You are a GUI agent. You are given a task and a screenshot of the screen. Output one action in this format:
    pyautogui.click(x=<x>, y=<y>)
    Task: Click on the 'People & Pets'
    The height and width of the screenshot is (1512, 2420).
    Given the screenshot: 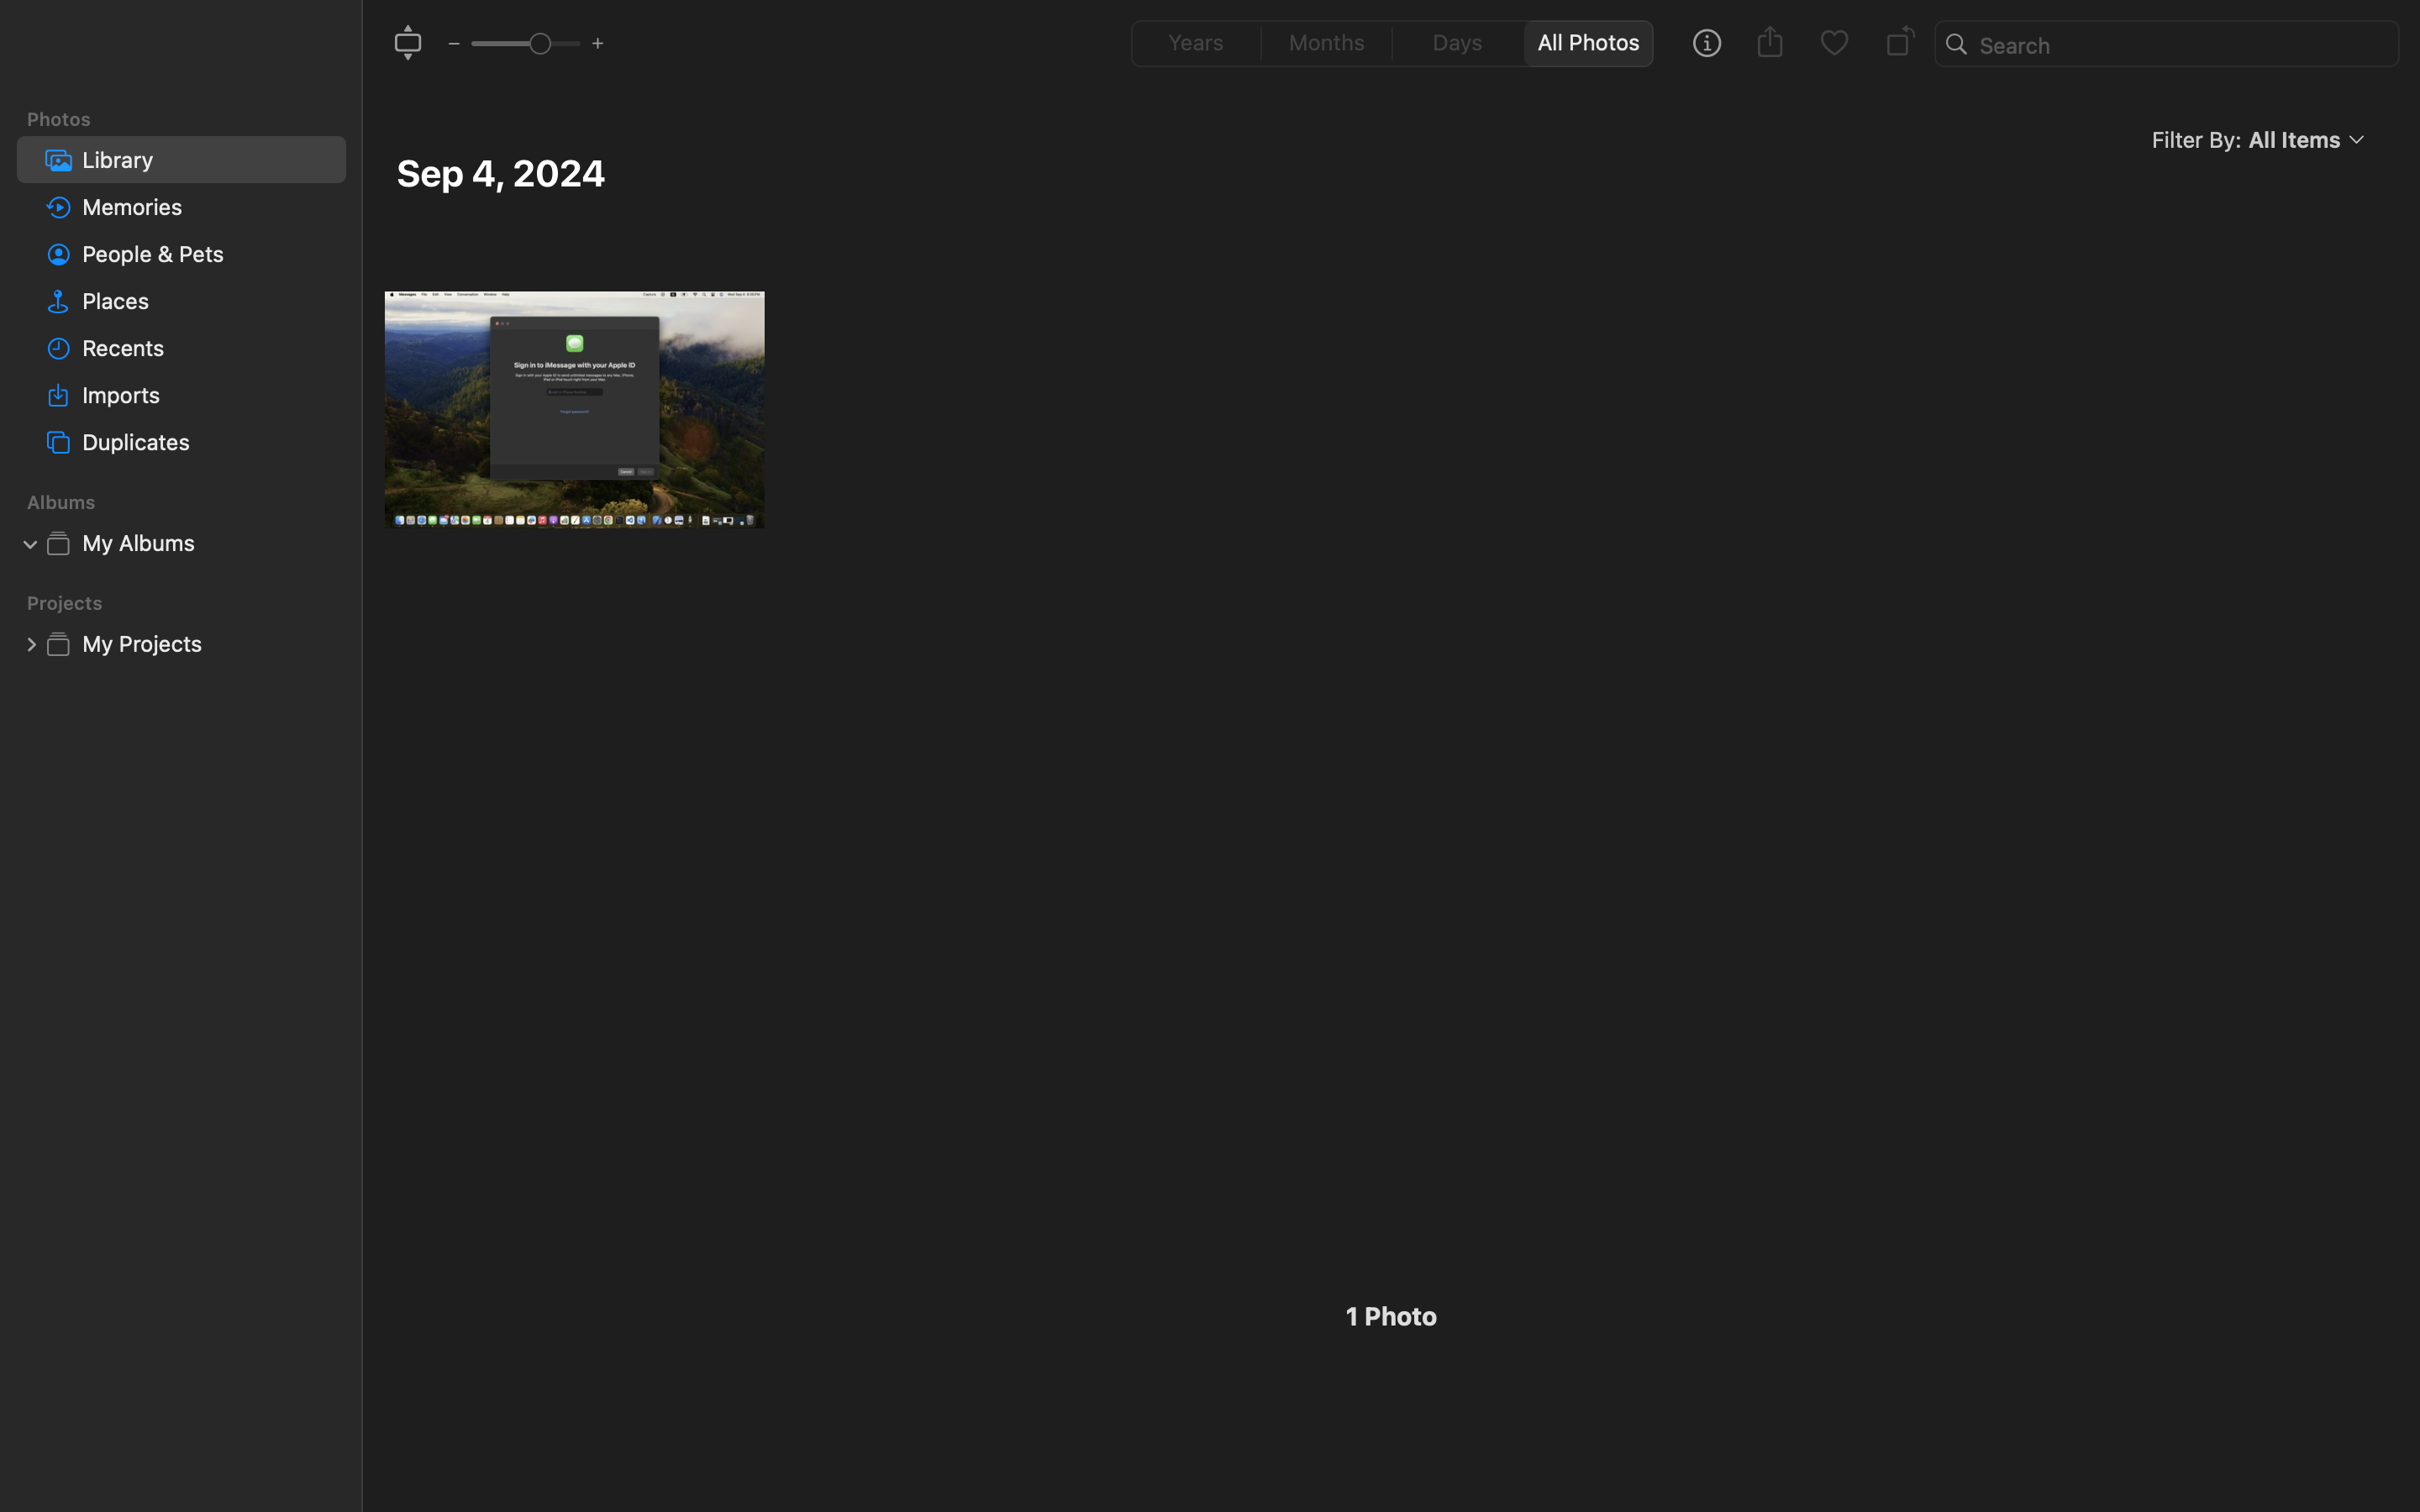 What is the action you would take?
    pyautogui.click(x=208, y=253)
    